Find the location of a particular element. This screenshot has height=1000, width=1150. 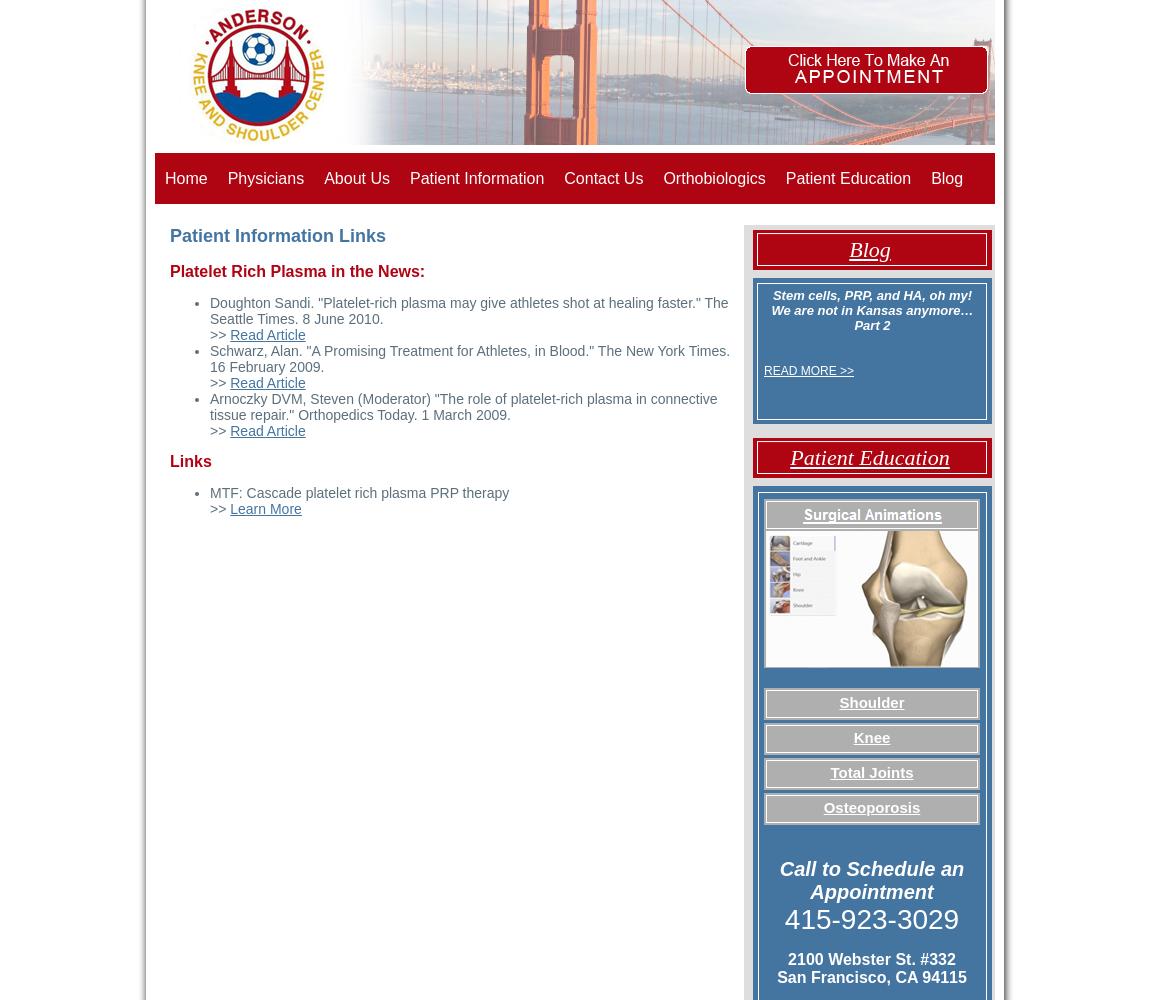

'Total Joints' is located at coordinates (828, 772).